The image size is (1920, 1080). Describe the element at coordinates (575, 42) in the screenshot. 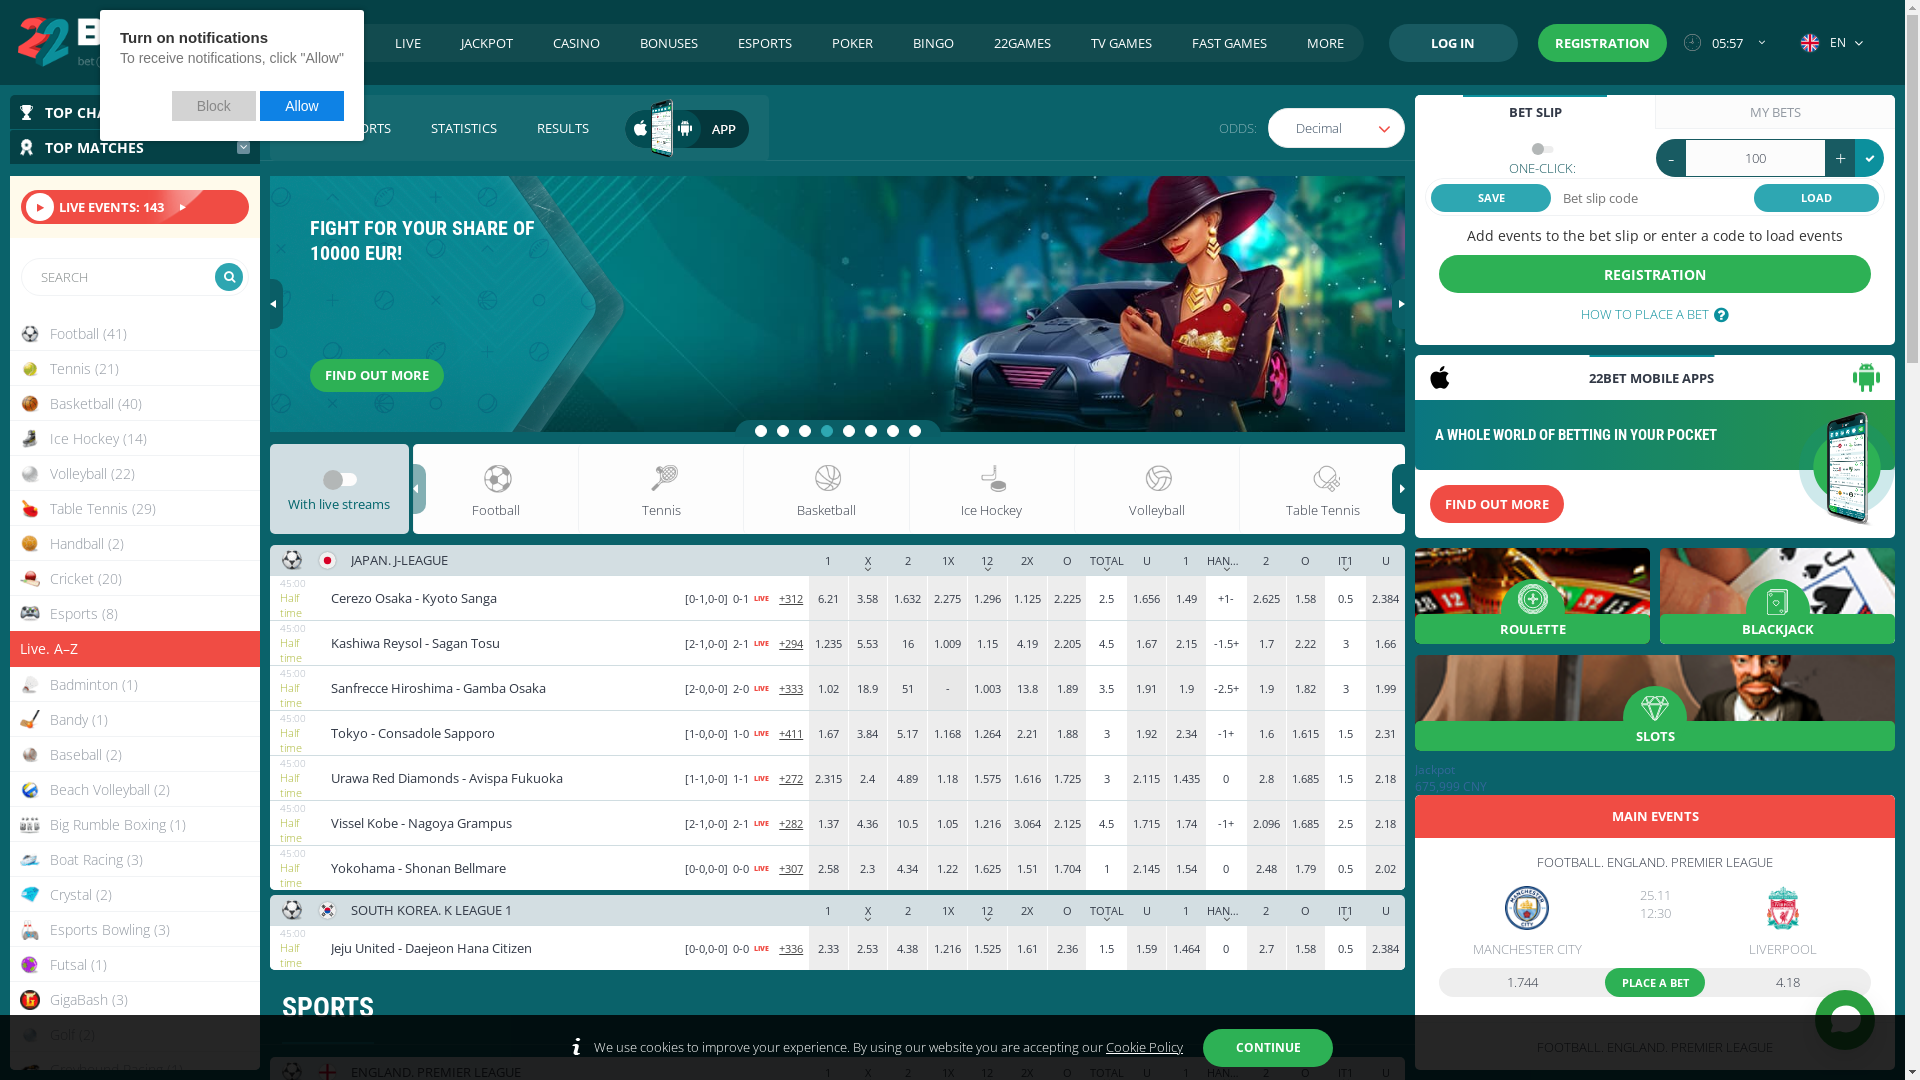

I see `'CASINO'` at that location.